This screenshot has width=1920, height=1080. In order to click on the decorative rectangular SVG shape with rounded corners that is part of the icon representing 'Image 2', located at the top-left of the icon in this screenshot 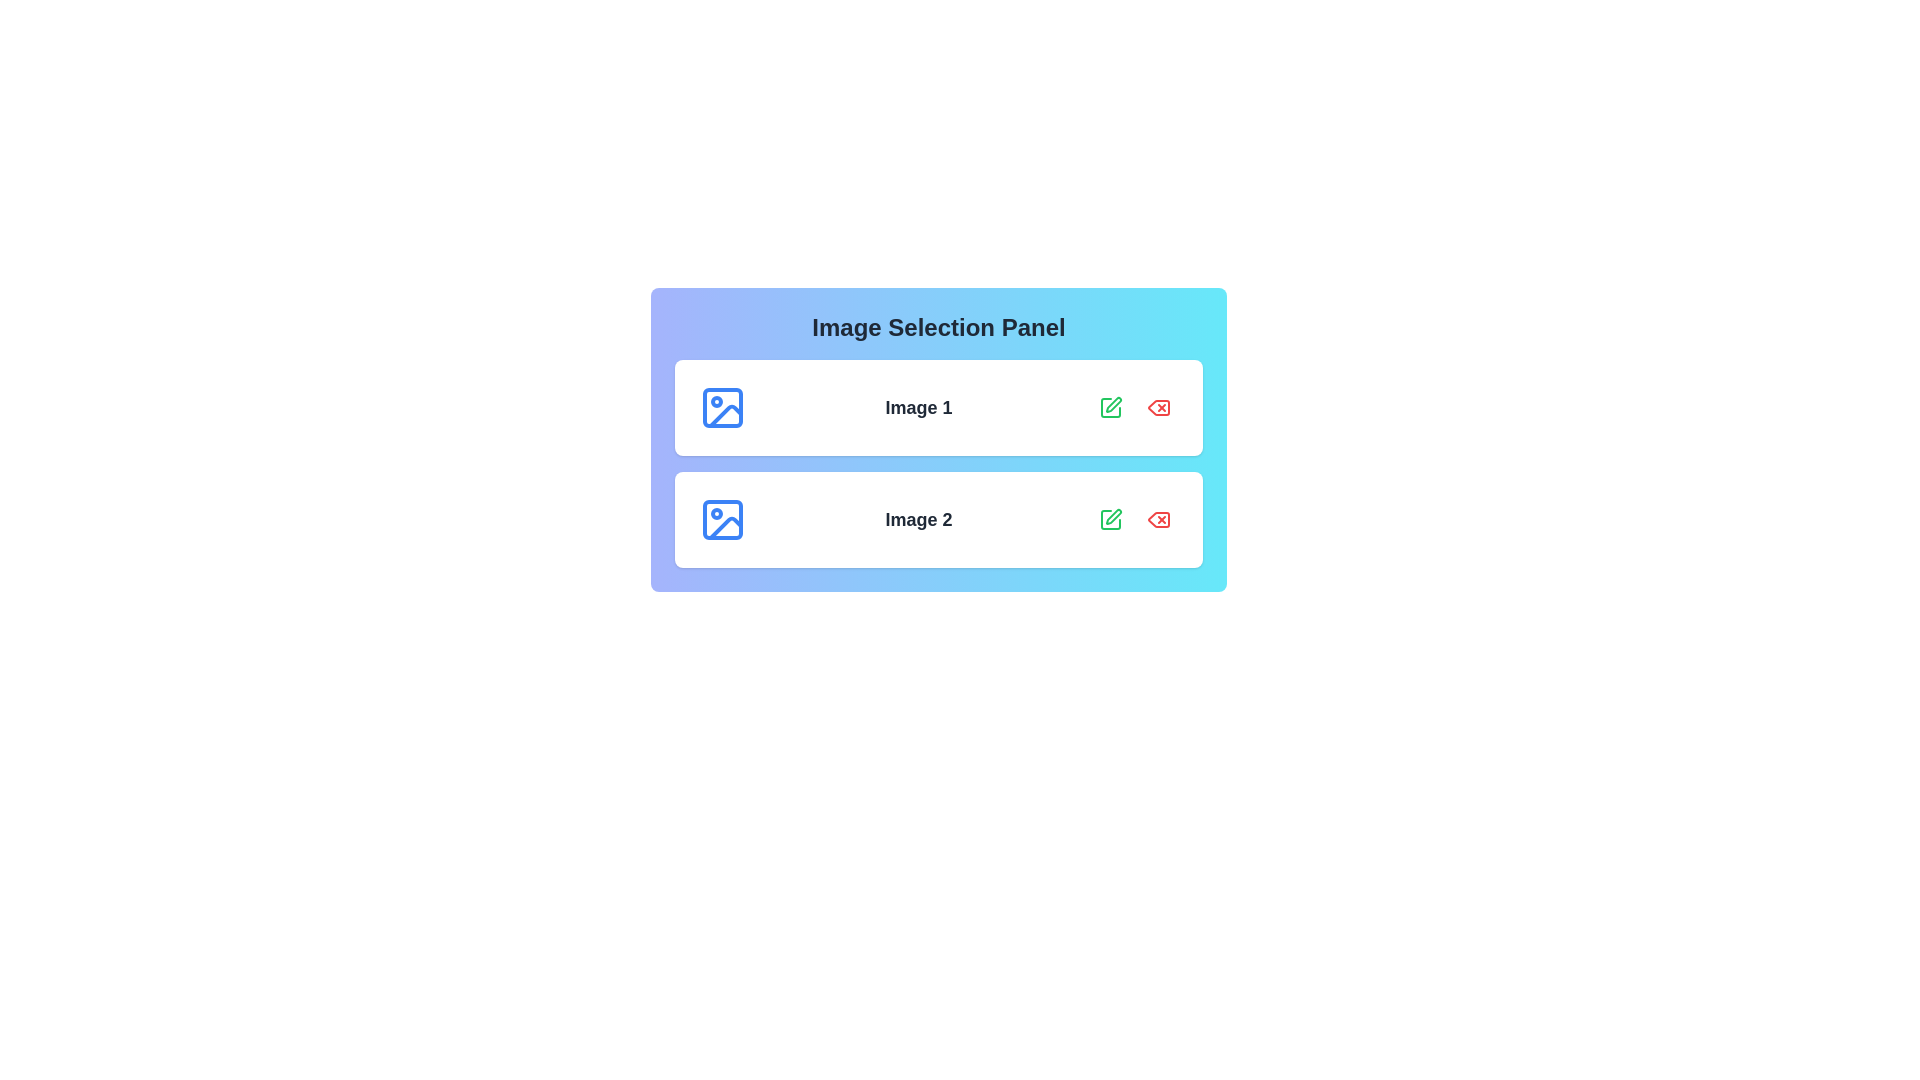, I will do `click(722, 519)`.